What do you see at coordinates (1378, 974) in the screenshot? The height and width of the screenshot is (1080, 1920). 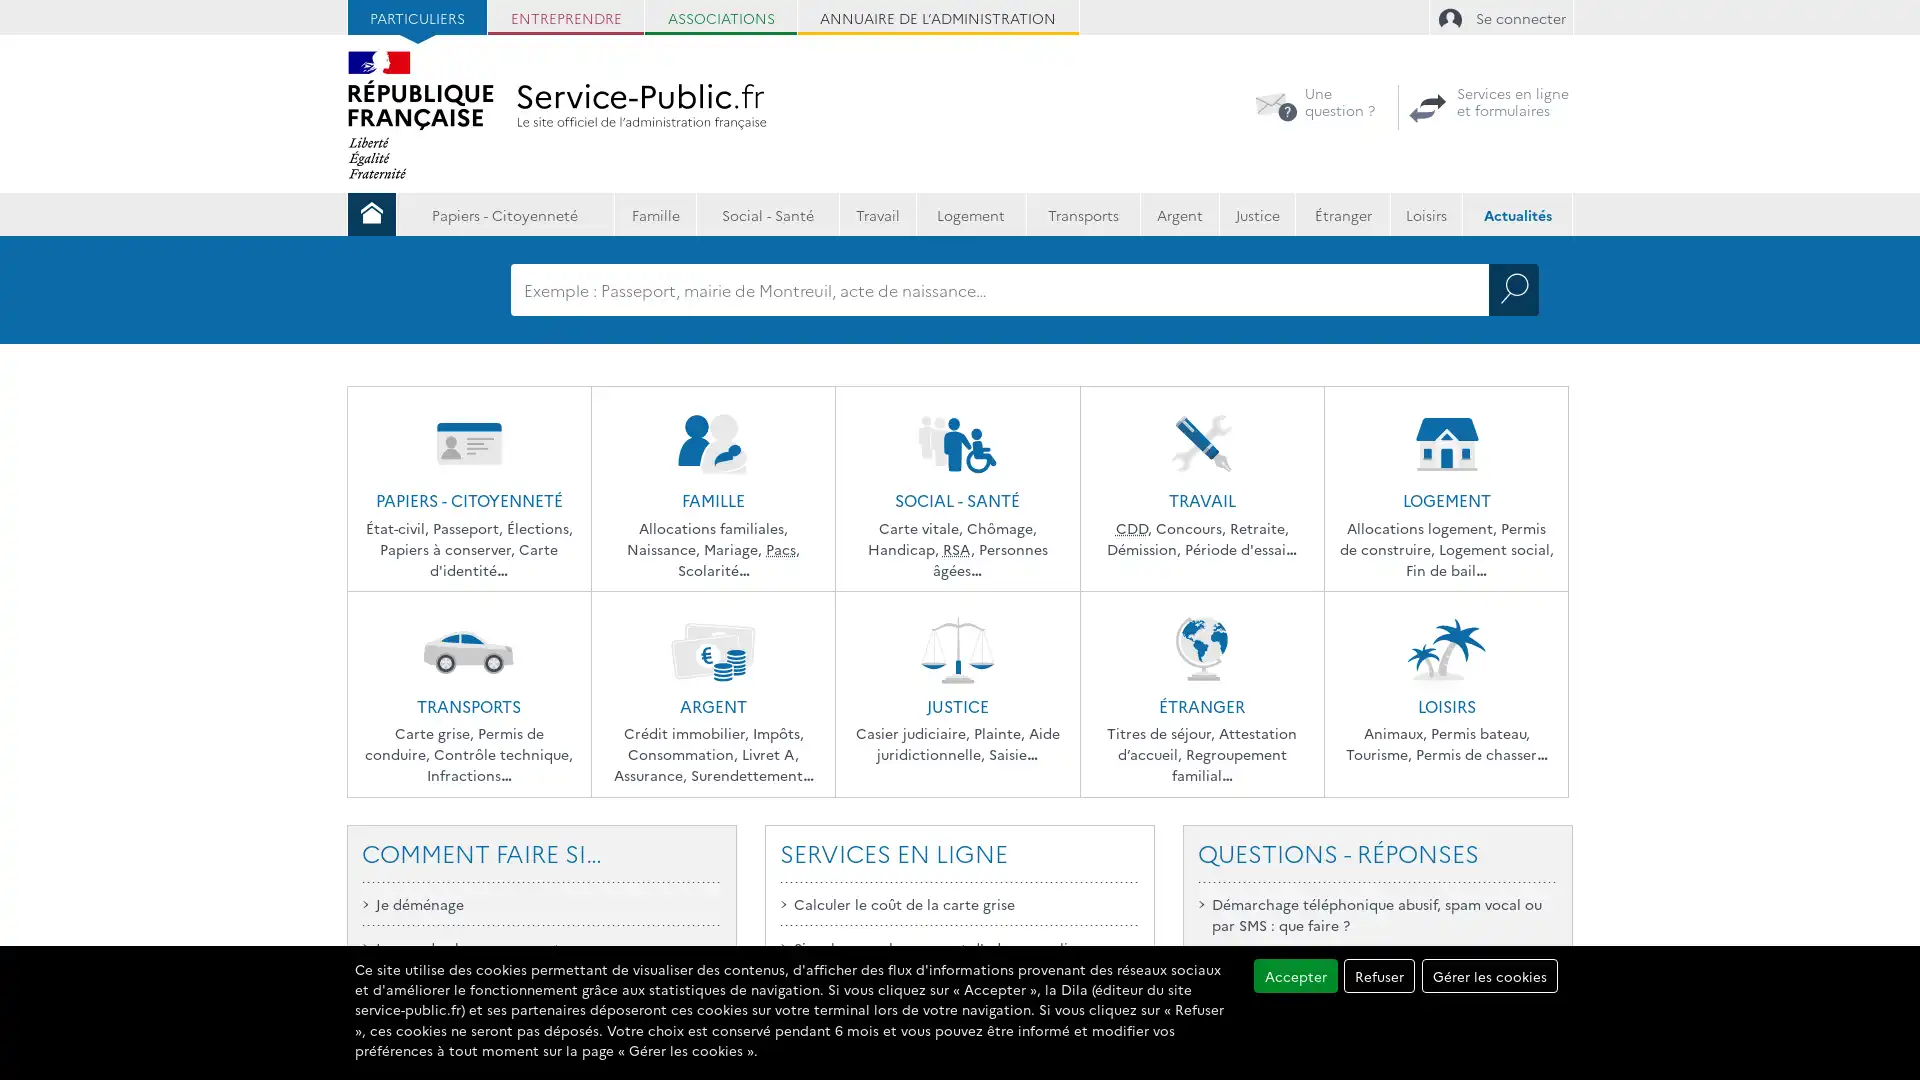 I see `Refuser` at bounding box center [1378, 974].